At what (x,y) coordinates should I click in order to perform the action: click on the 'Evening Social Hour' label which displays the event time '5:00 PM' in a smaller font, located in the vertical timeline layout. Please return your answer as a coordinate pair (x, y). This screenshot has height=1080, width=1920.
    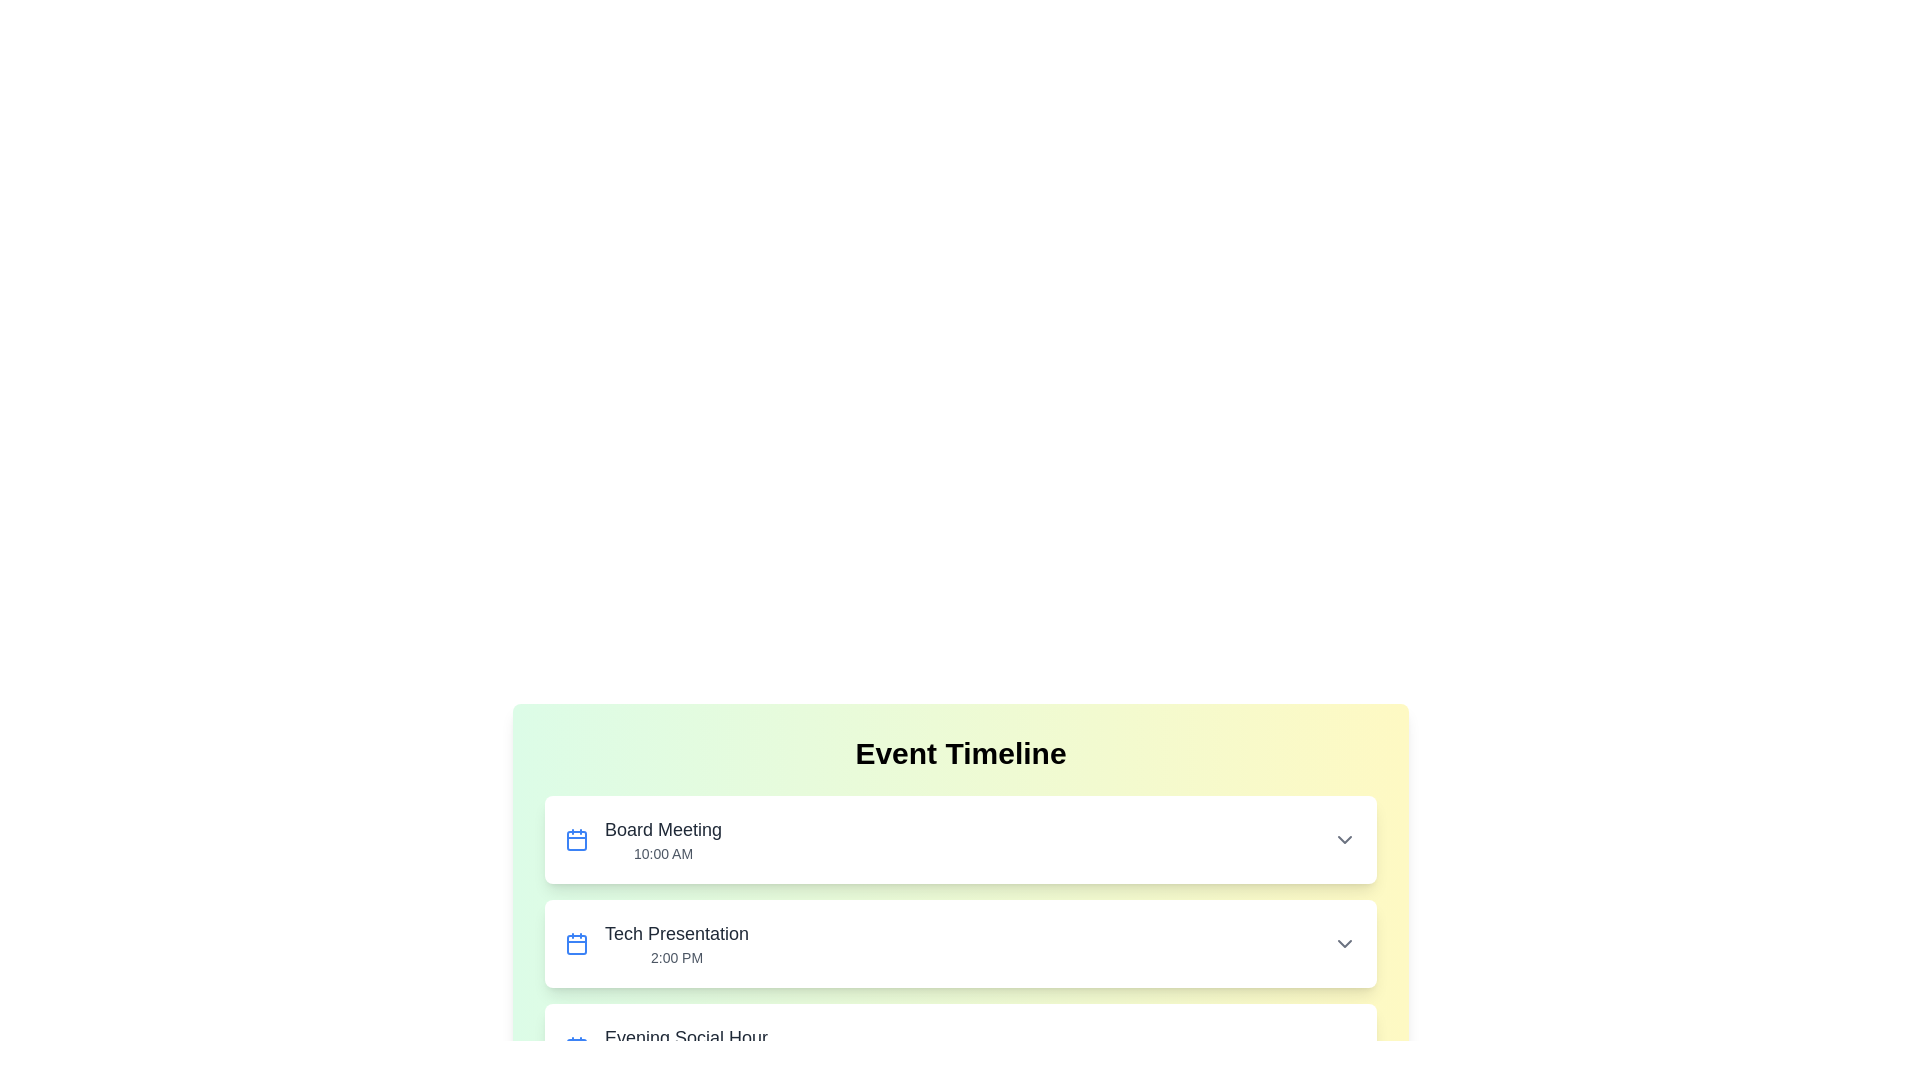
    Looking at the image, I should click on (686, 1047).